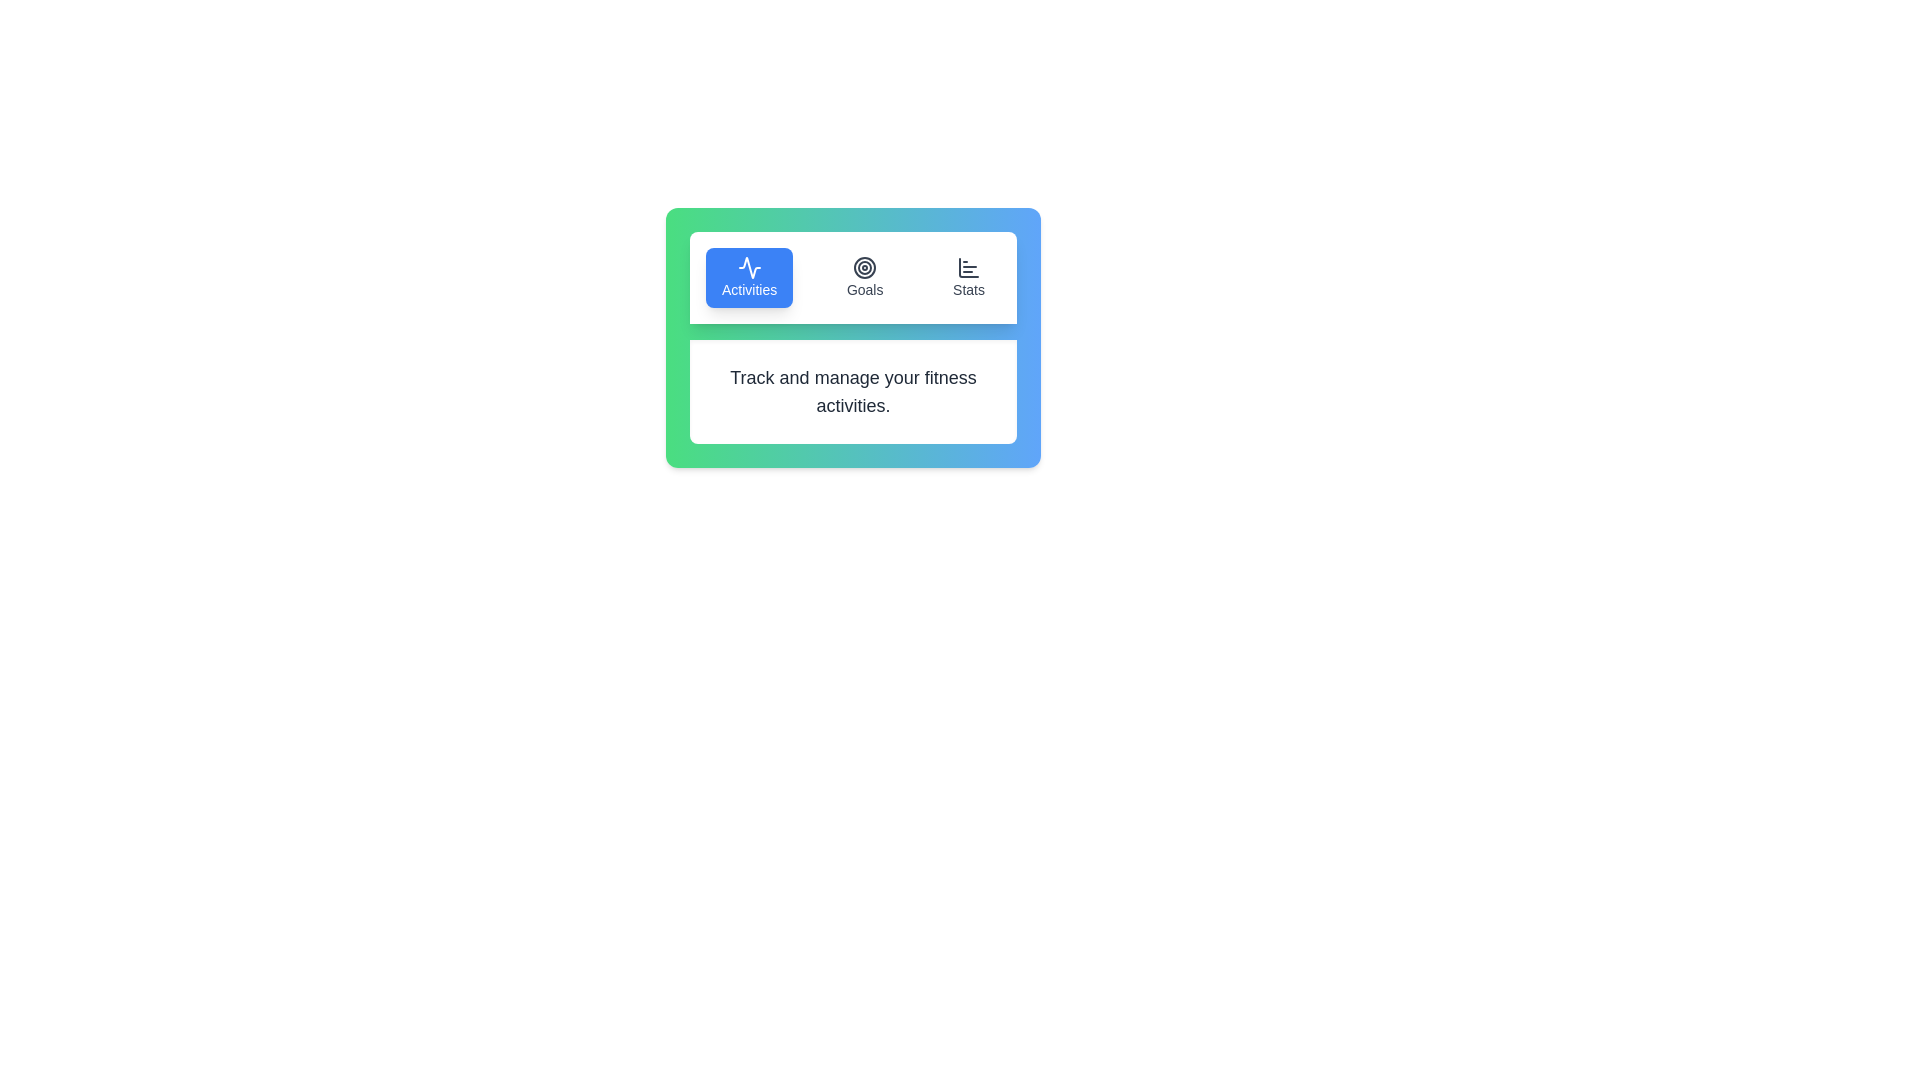 This screenshot has height=1080, width=1920. What do you see at coordinates (865, 277) in the screenshot?
I see `the Goals tab to switch content` at bounding box center [865, 277].